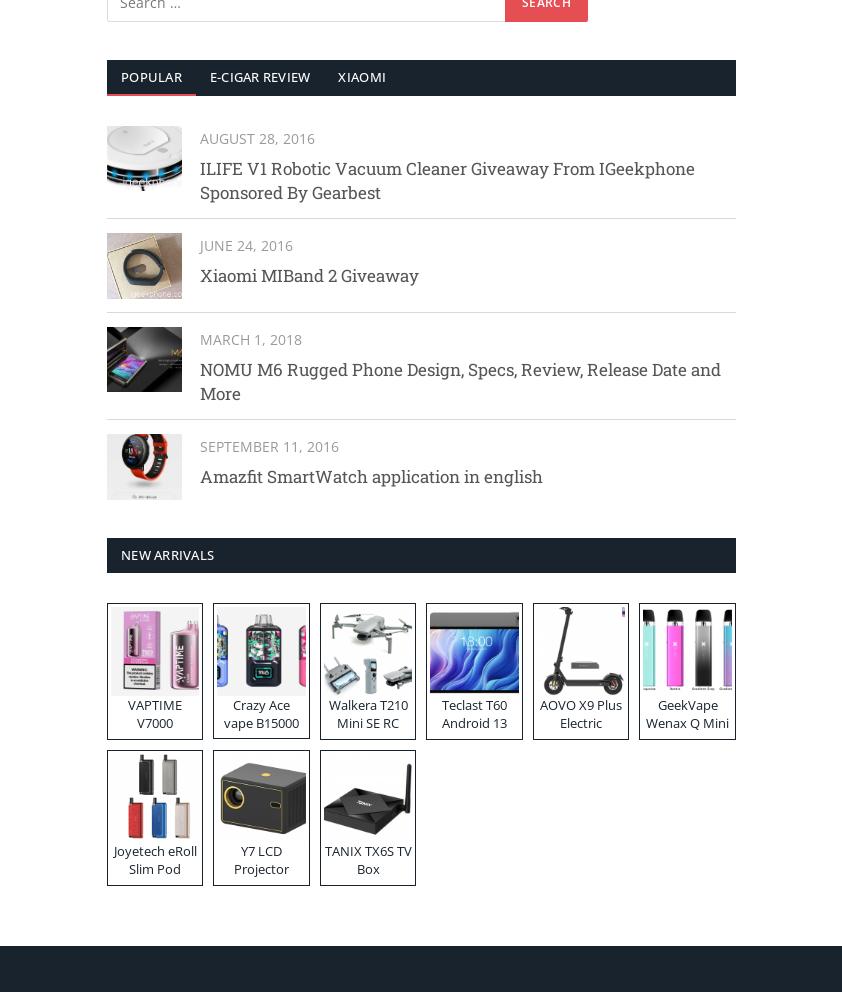 This screenshot has width=842, height=992. What do you see at coordinates (251, 337) in the screenshot?
I see `'March 1, 2018'` at bounding box center [251, 337].